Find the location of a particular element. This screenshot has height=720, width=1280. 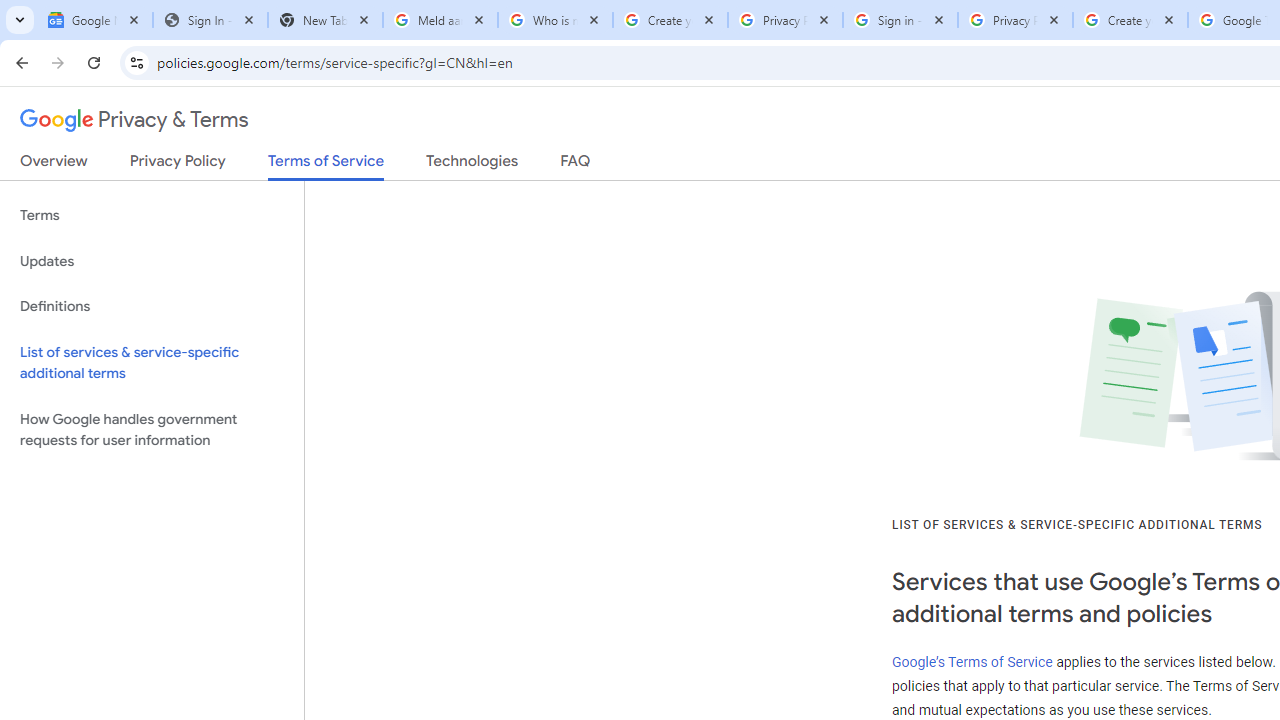

'FAQ' is located at coordinates (575, 164).